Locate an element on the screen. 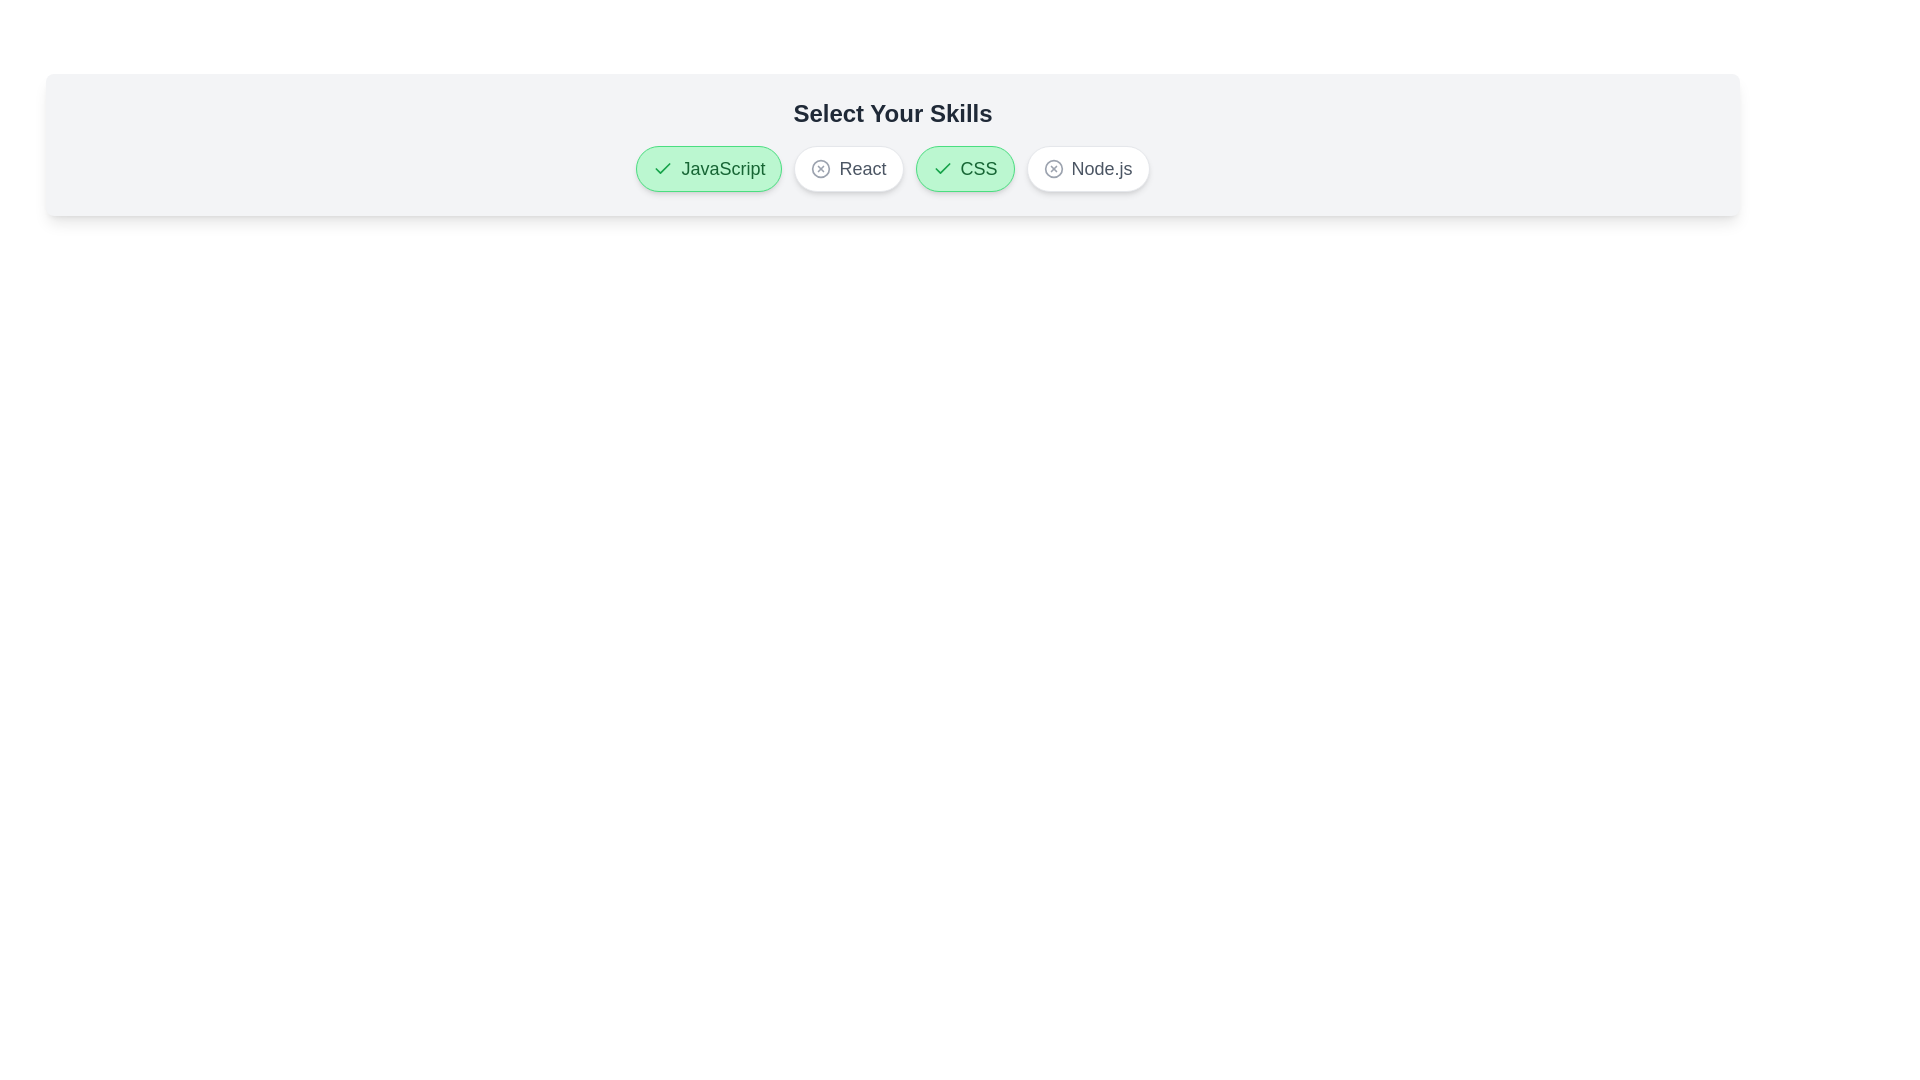  the button labeled React to observe its hover effect is located at coordinates (849, 168).